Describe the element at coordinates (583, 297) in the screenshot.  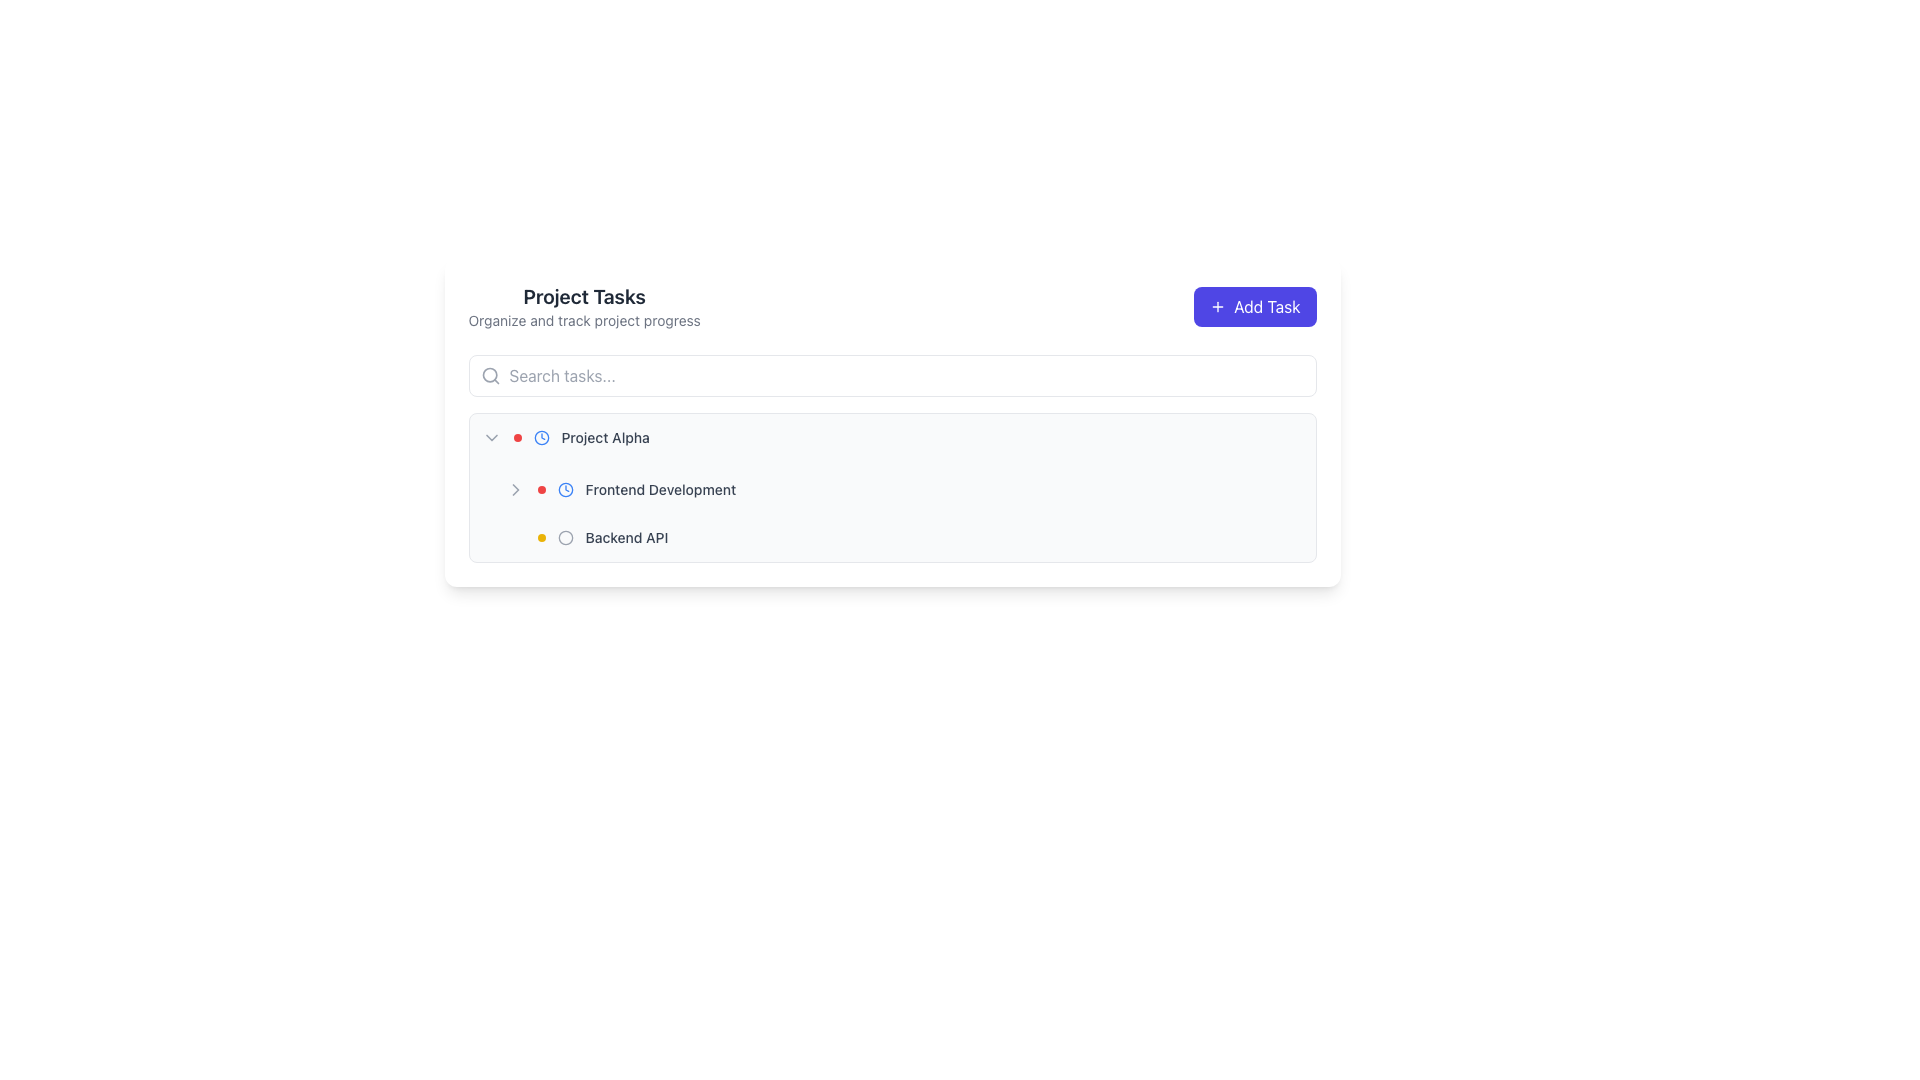
I see `the 'Project Tasks' text label, which displays in large, bold dark gray font and serves as a header for the section` at that location.